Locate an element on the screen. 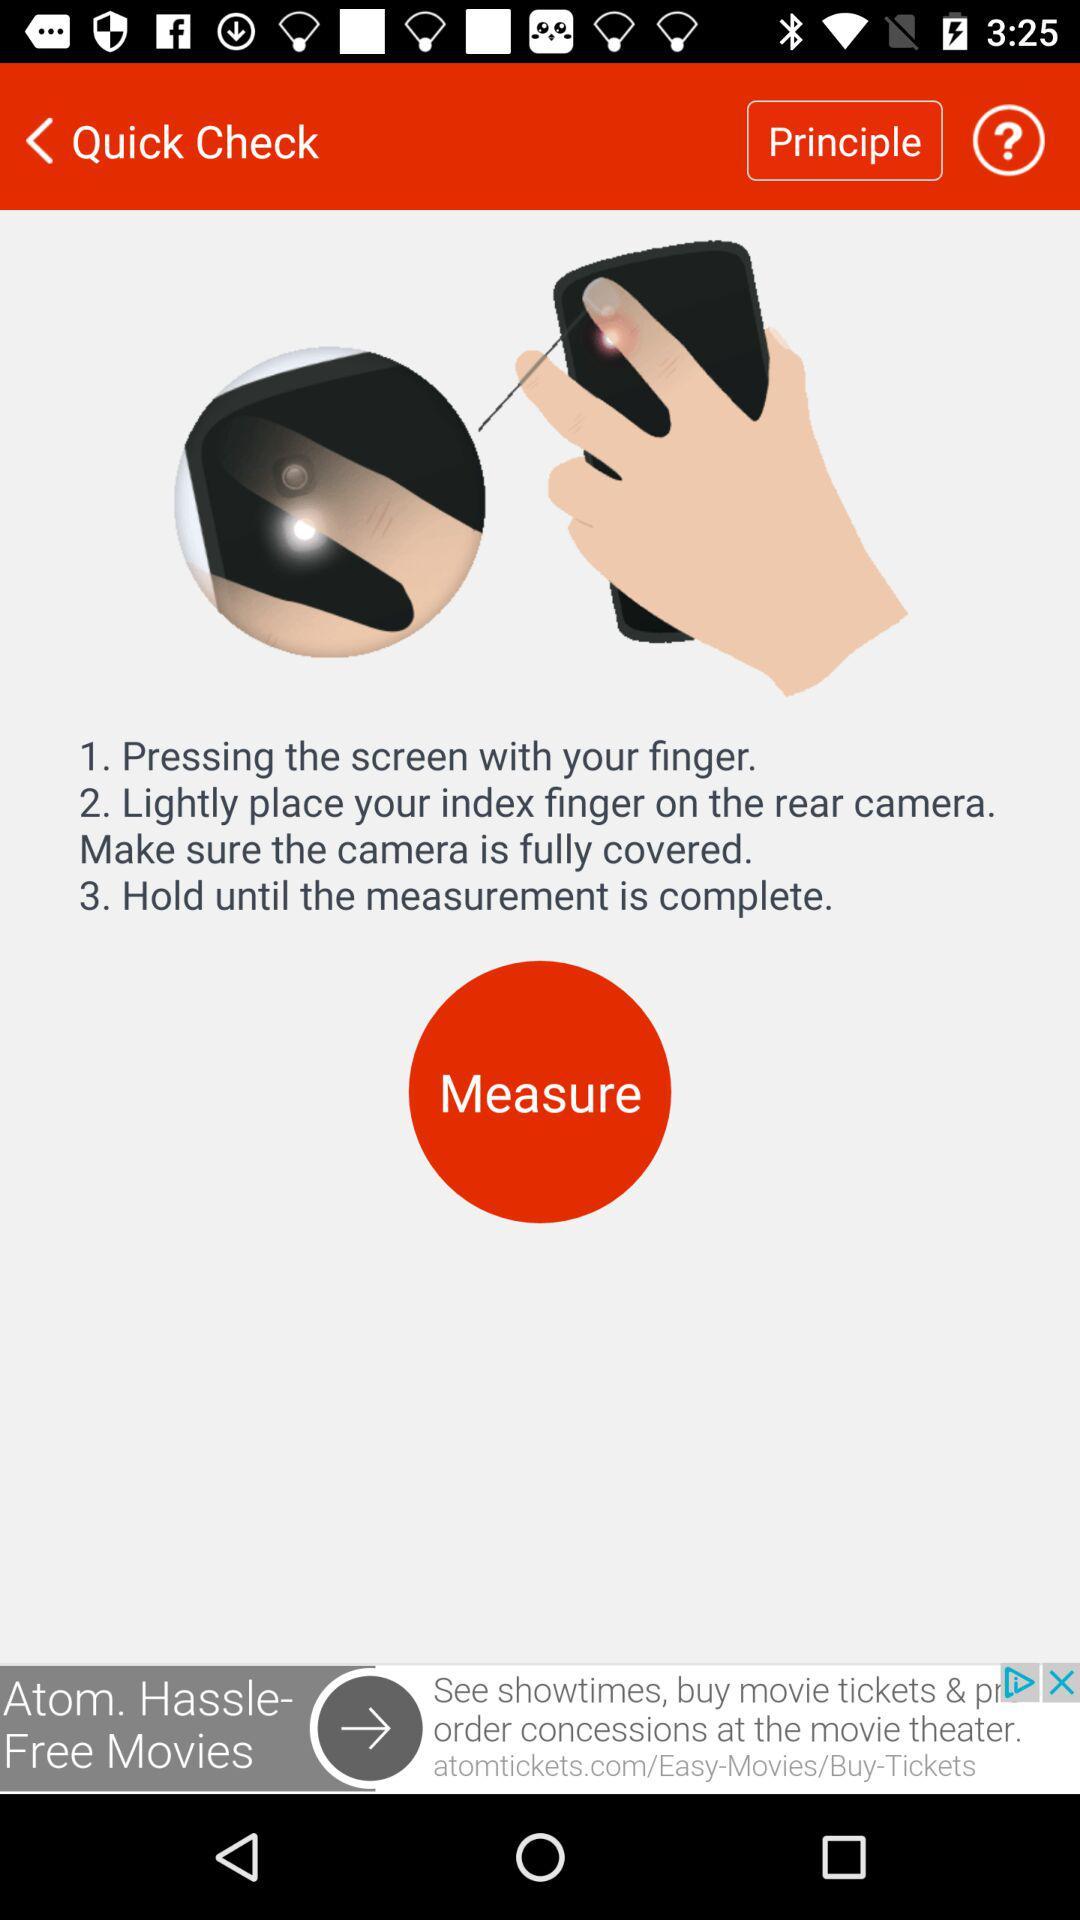  advertisement banner is located at coordinates (540, 1727).